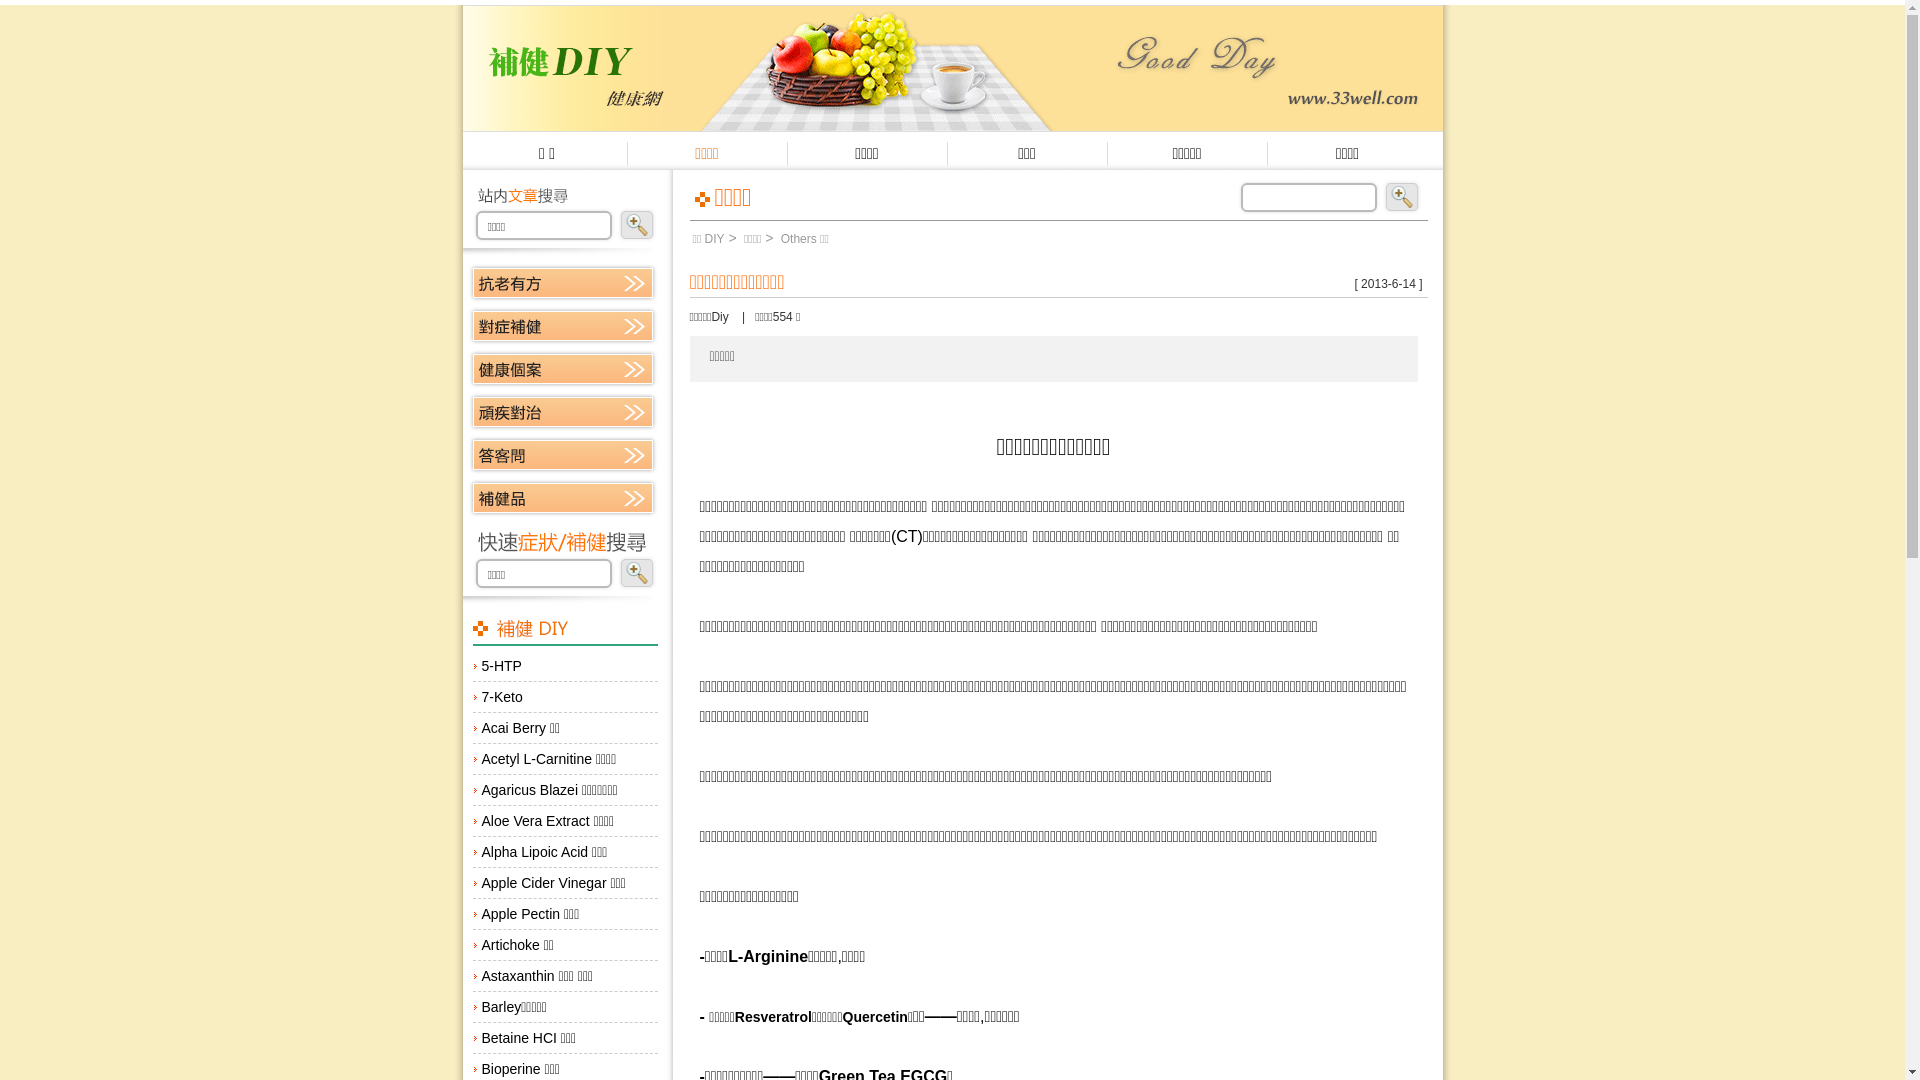 The image size is (1920, 1080). What do you see at coordinates (563, 696) in the screenshot?
I see `'7-Keto'` at bounding box center [563, 696].